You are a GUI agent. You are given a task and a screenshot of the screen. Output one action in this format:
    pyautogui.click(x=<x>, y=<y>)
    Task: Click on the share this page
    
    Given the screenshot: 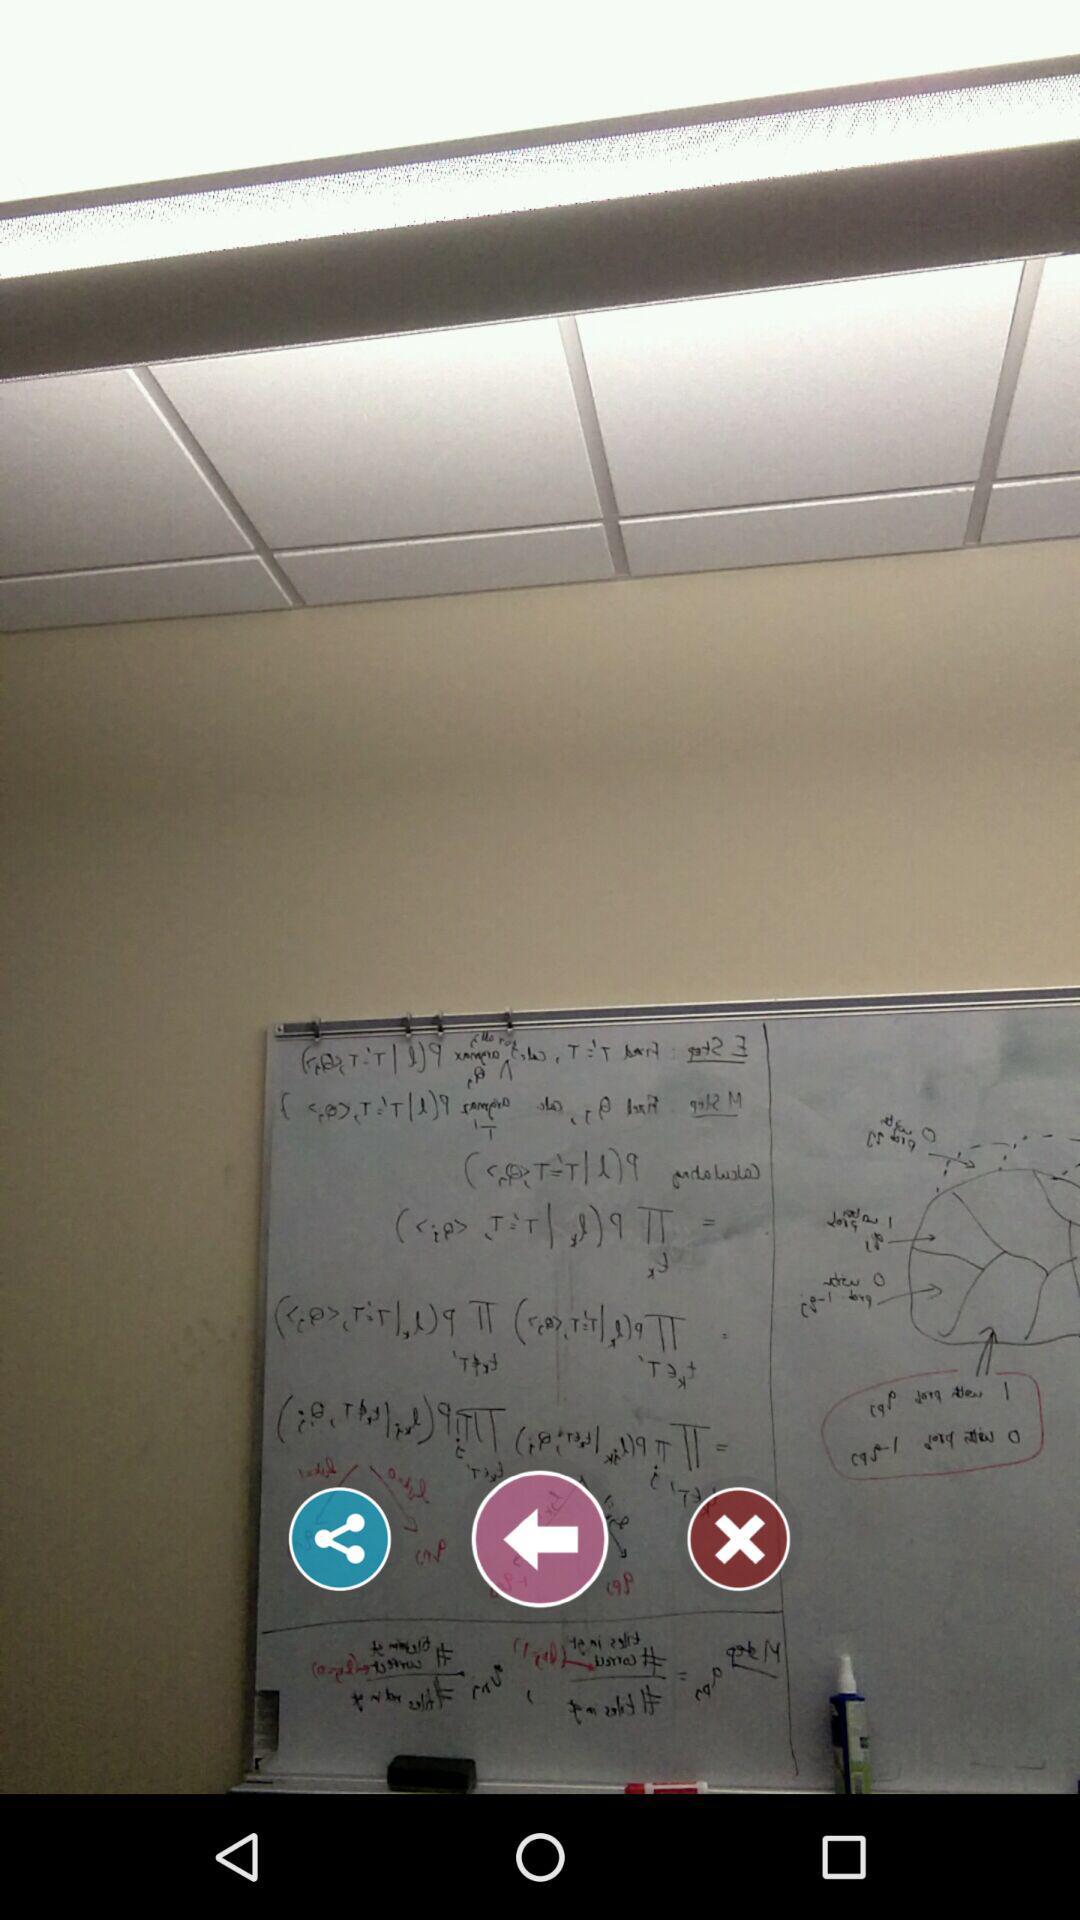 What is the action you would take?
    pyautogui.click(x=339, y=1538)
    